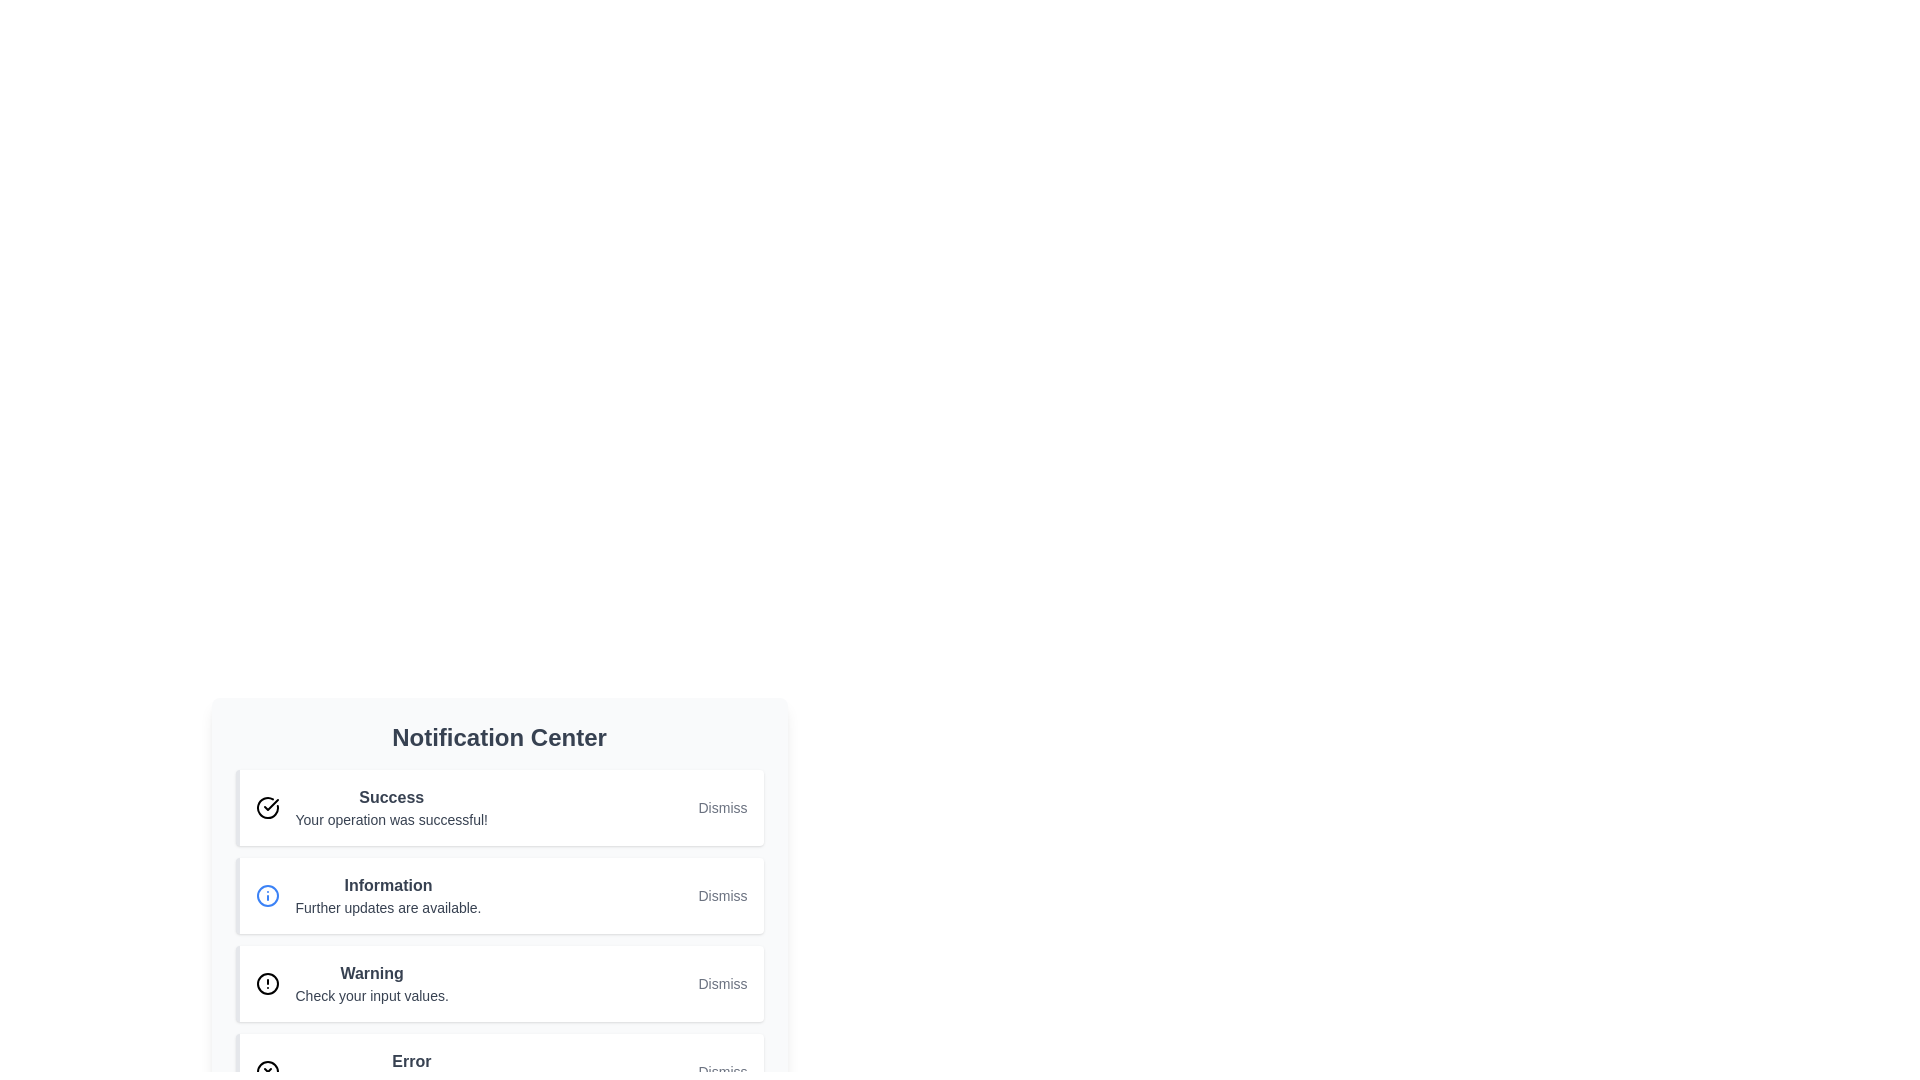 The height and width of the screenshot is (1080, 1920). What do you see at coordinates (269, 804) in the screenshot?
I see `the graphical checkmark icon within the SVG element that indicates a successful state, located in the top-left section of the 'Success' notification item` at bounding box center [269, 804].